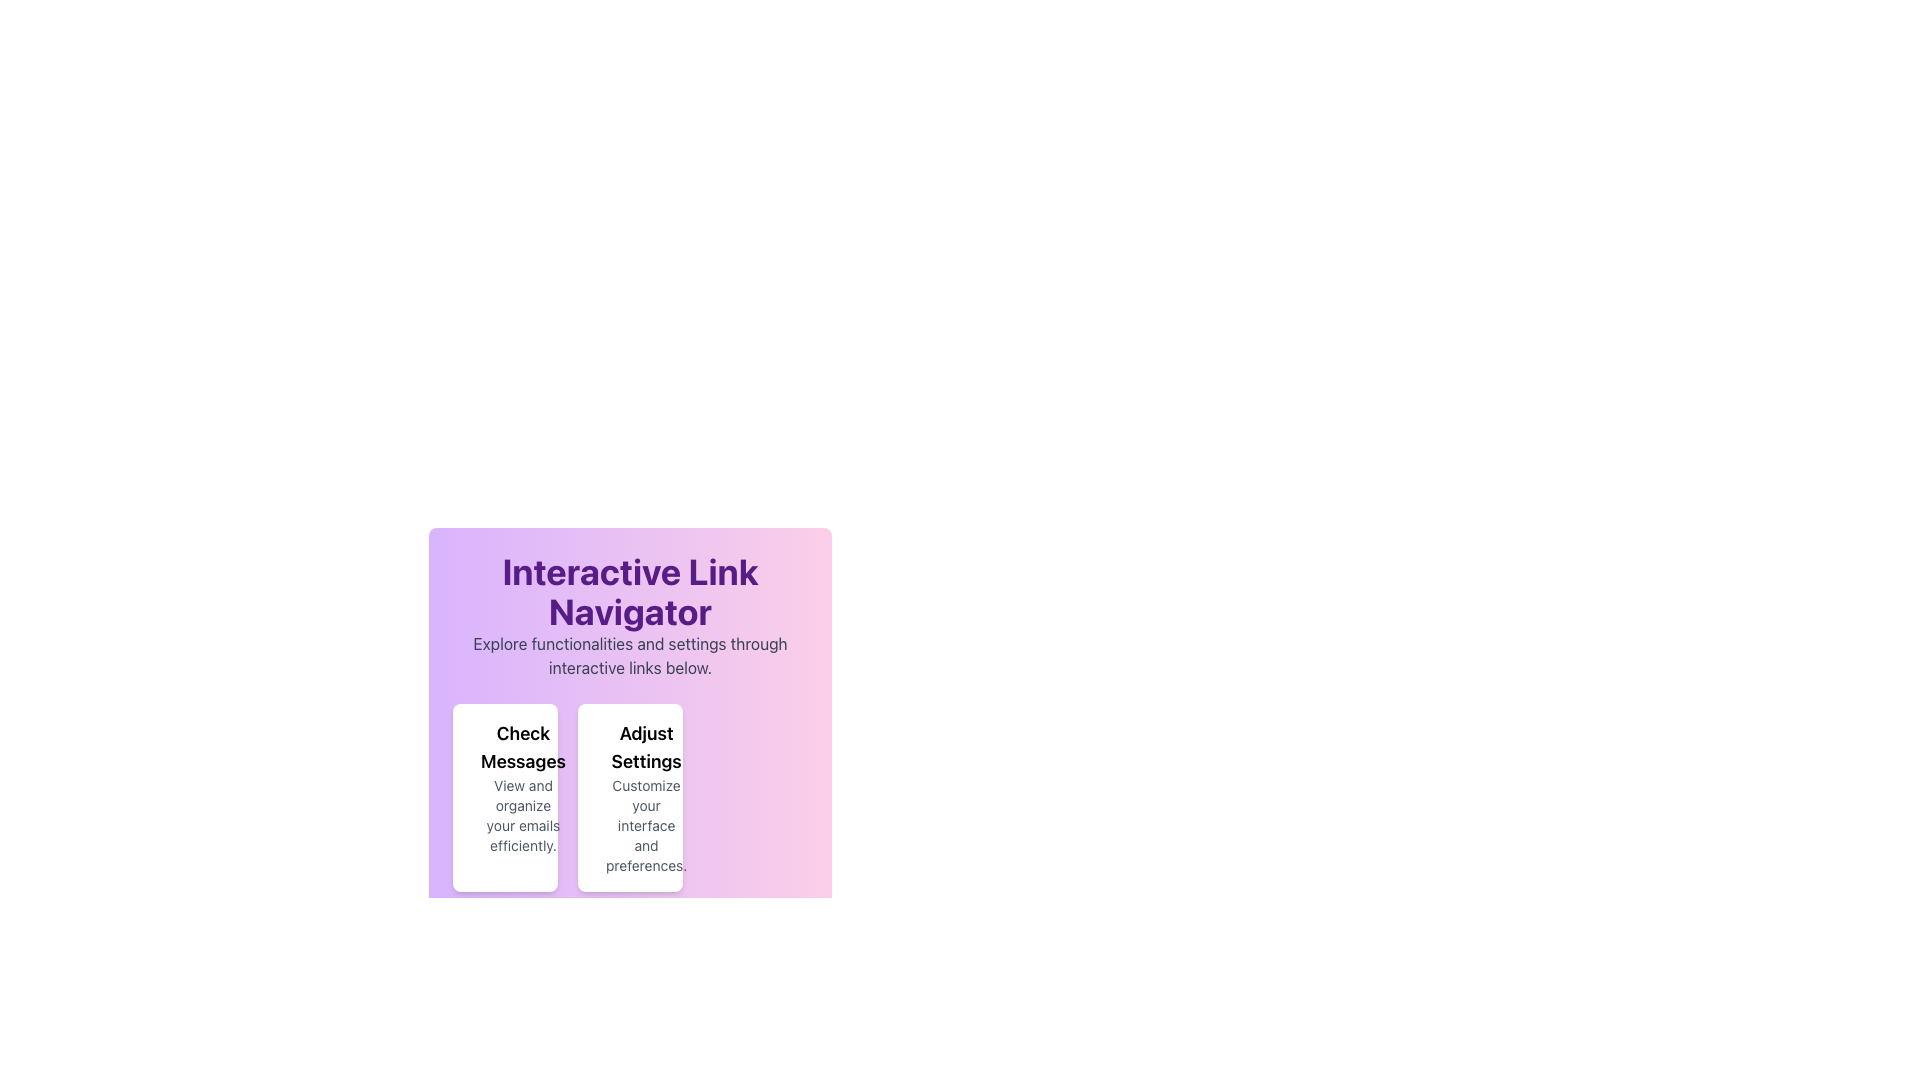 The image size is (1920, 1080). Describe the element at coordinates (646, 797) in the screenshot. I see `information from the text block labeled 'Adjust Settings' within the Interactive Link Navigator interface, which contains instructions to customize the interface and preferences` at that location.